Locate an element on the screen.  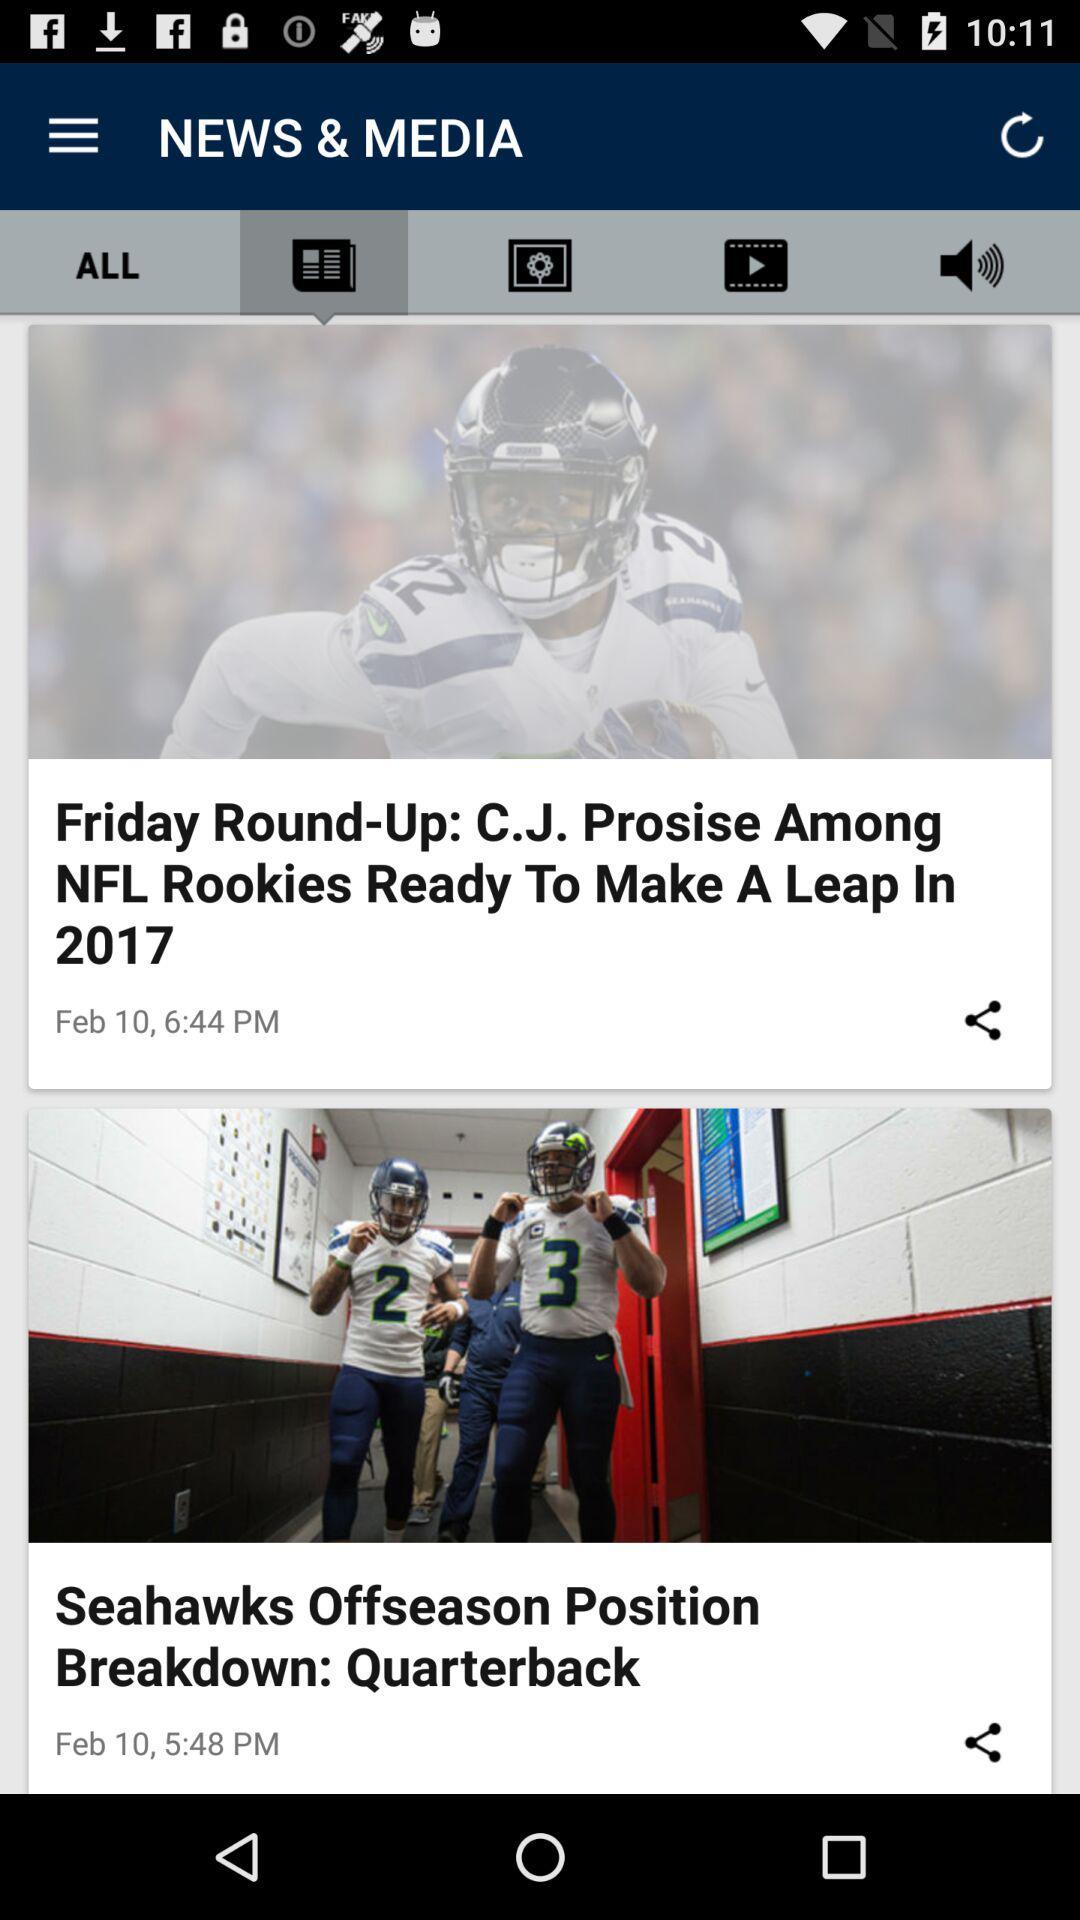
the item next to news & media icon is located at coordinates (72, 135).